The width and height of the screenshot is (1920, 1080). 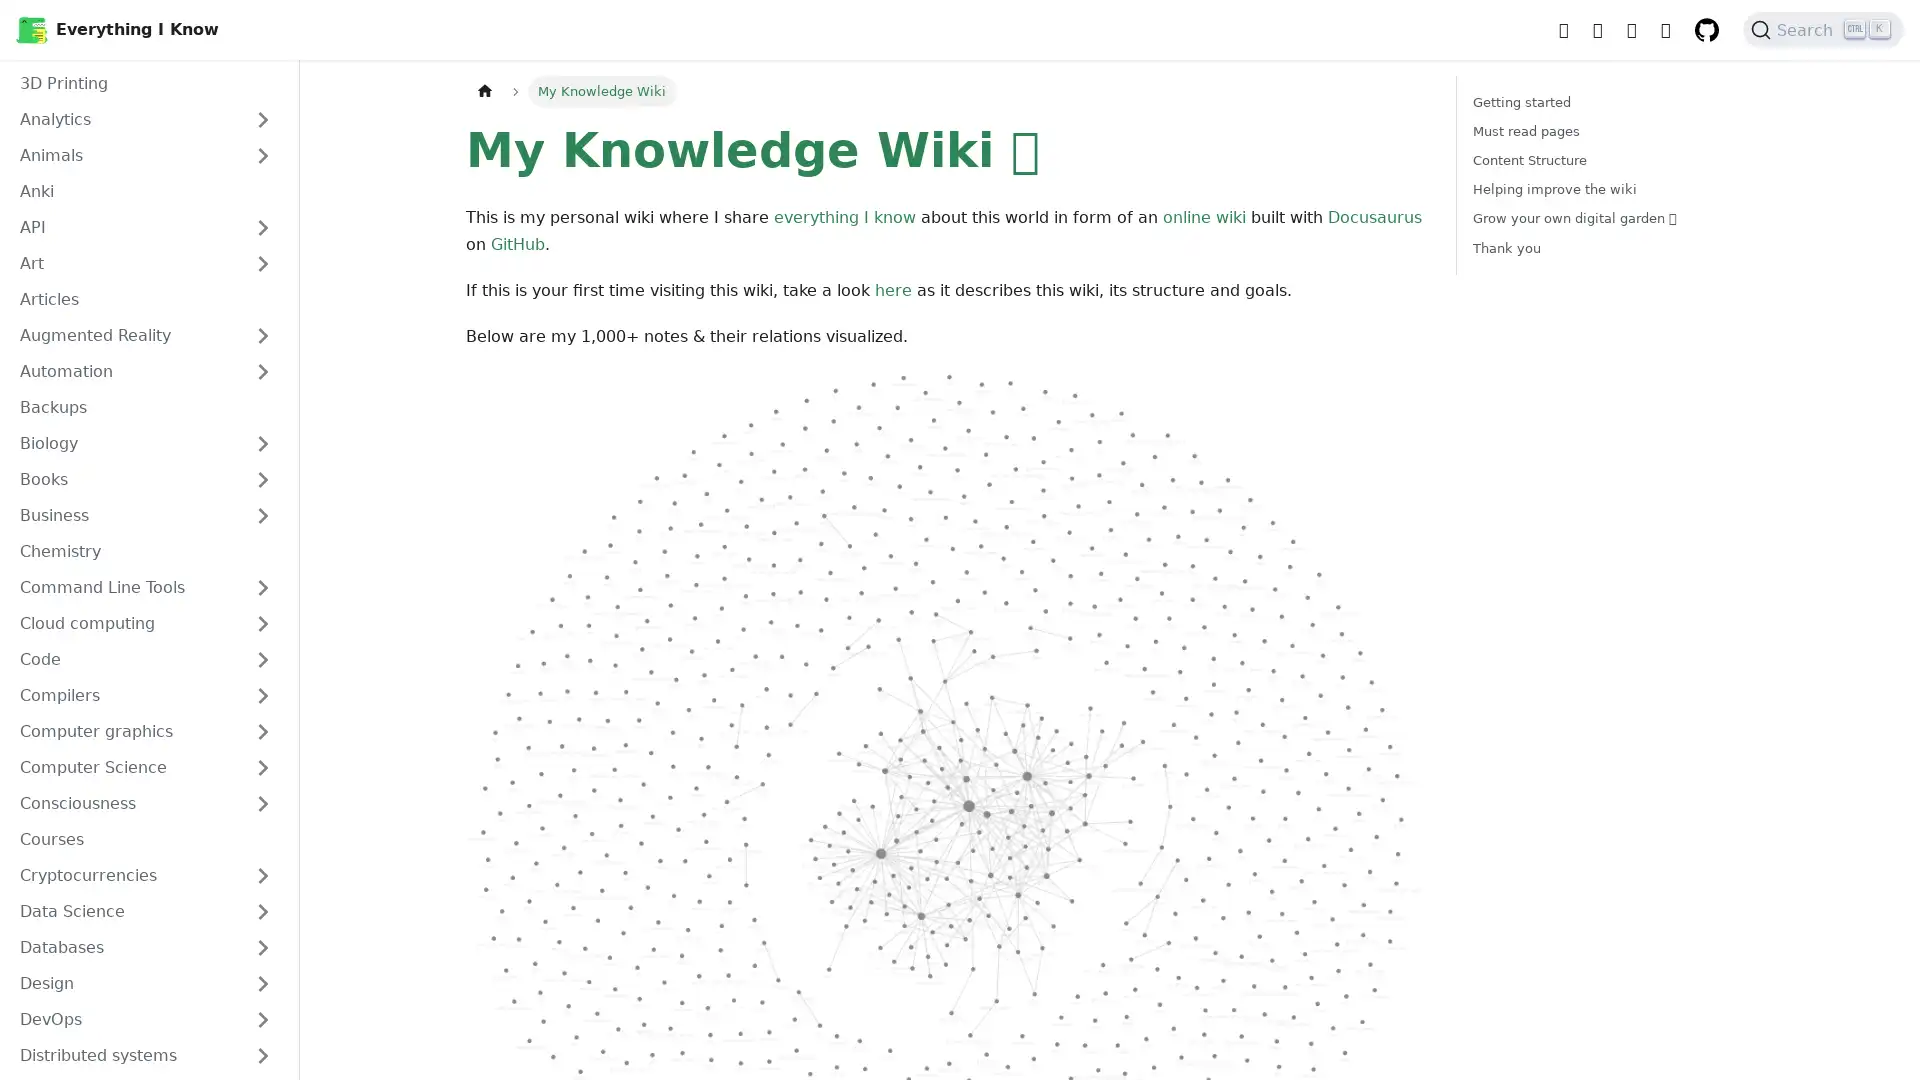 I want to click on Toggle the collapsible sidebar category 'Animals', so click(x=262, y=154).